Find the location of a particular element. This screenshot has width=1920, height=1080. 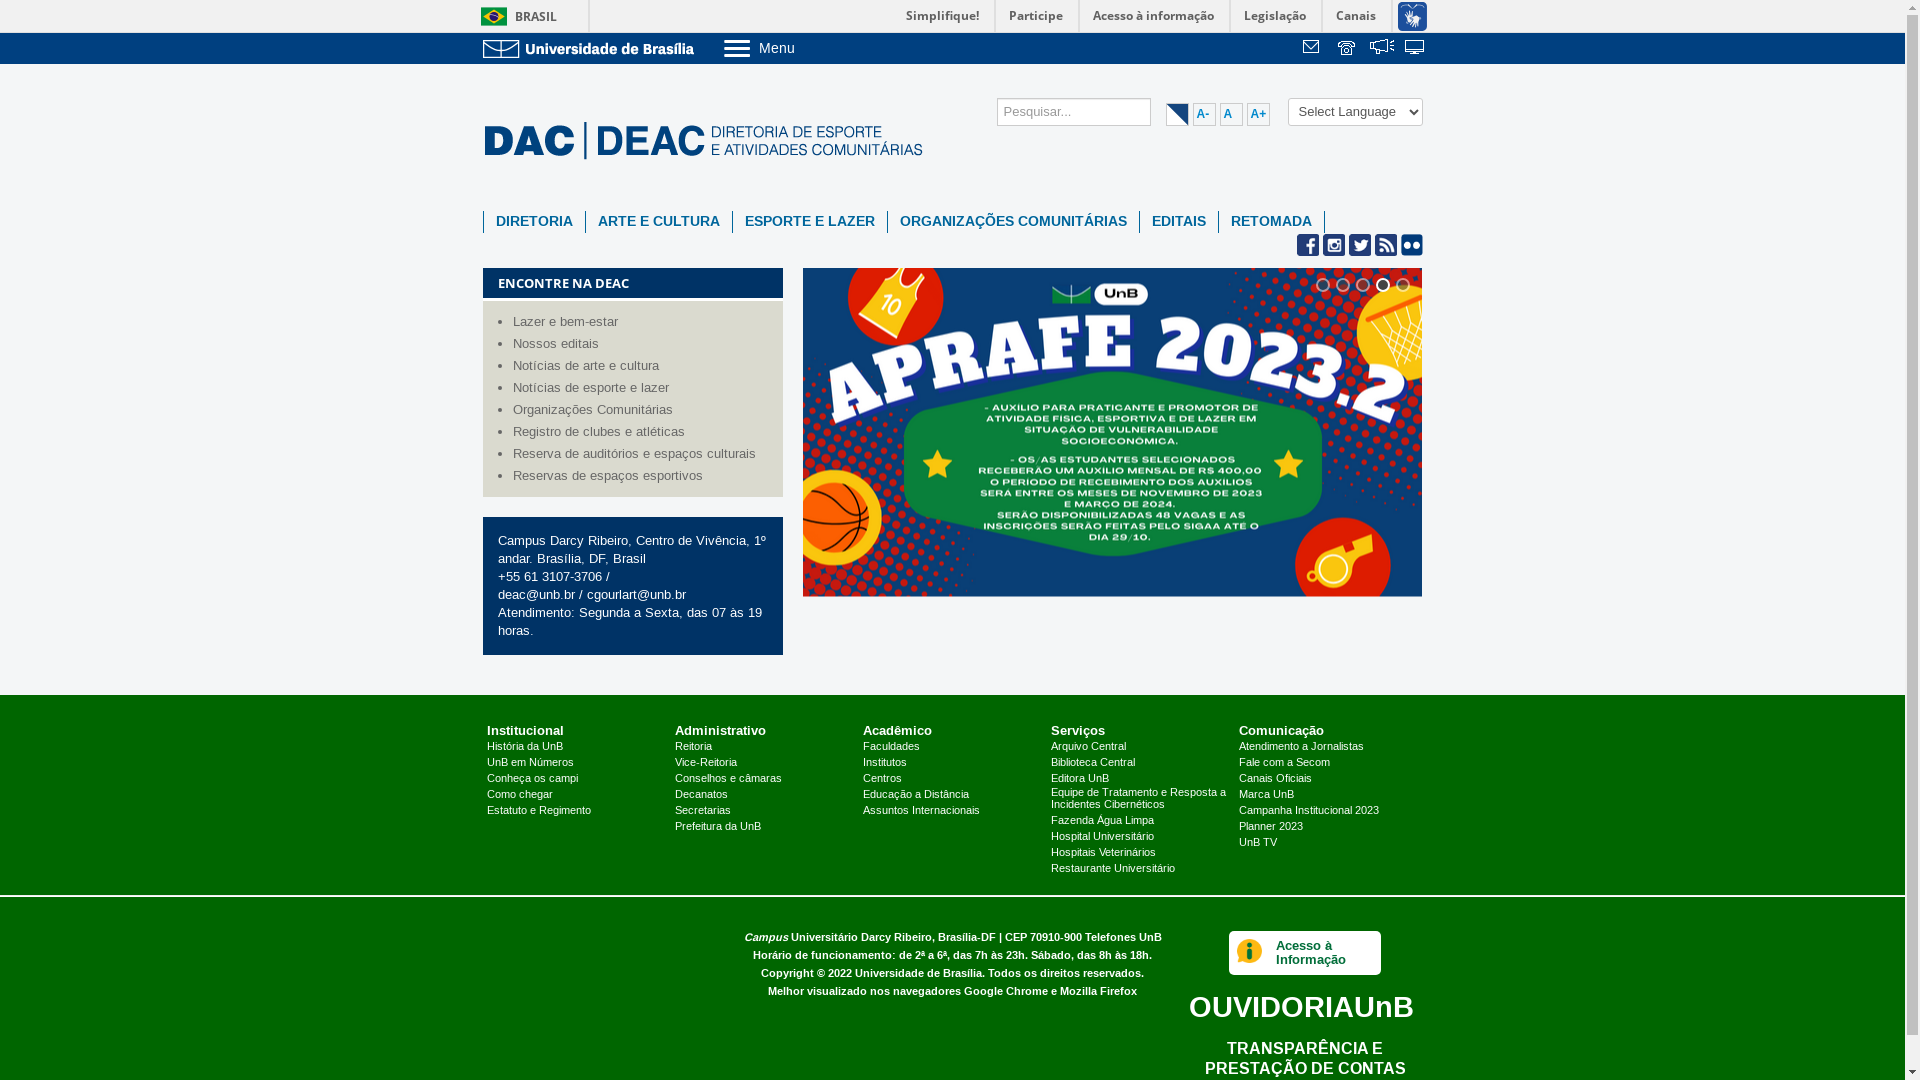

'Reitoria' is located at coordinates (675, 747).